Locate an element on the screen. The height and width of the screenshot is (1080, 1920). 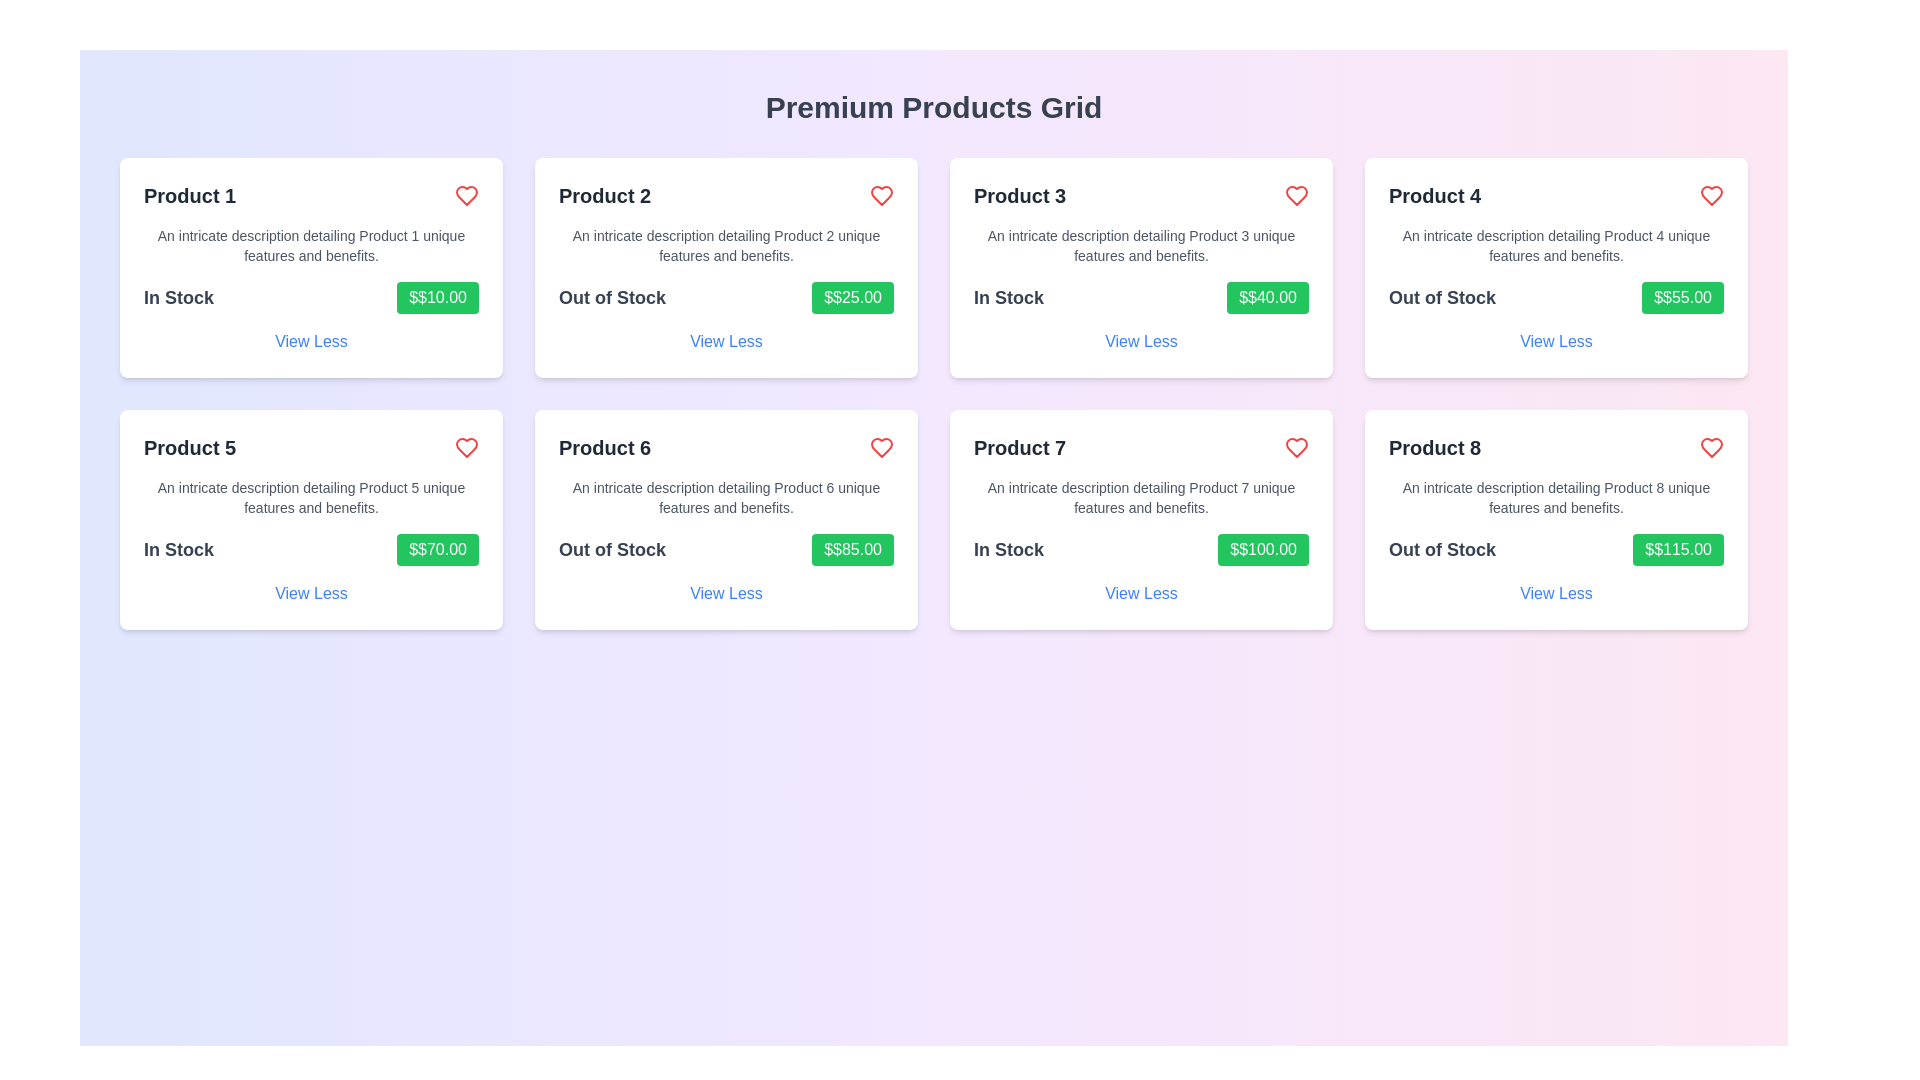
the price button for 'Product 3', located beneath 'In Stock' is located at coordinates (1267, 297).